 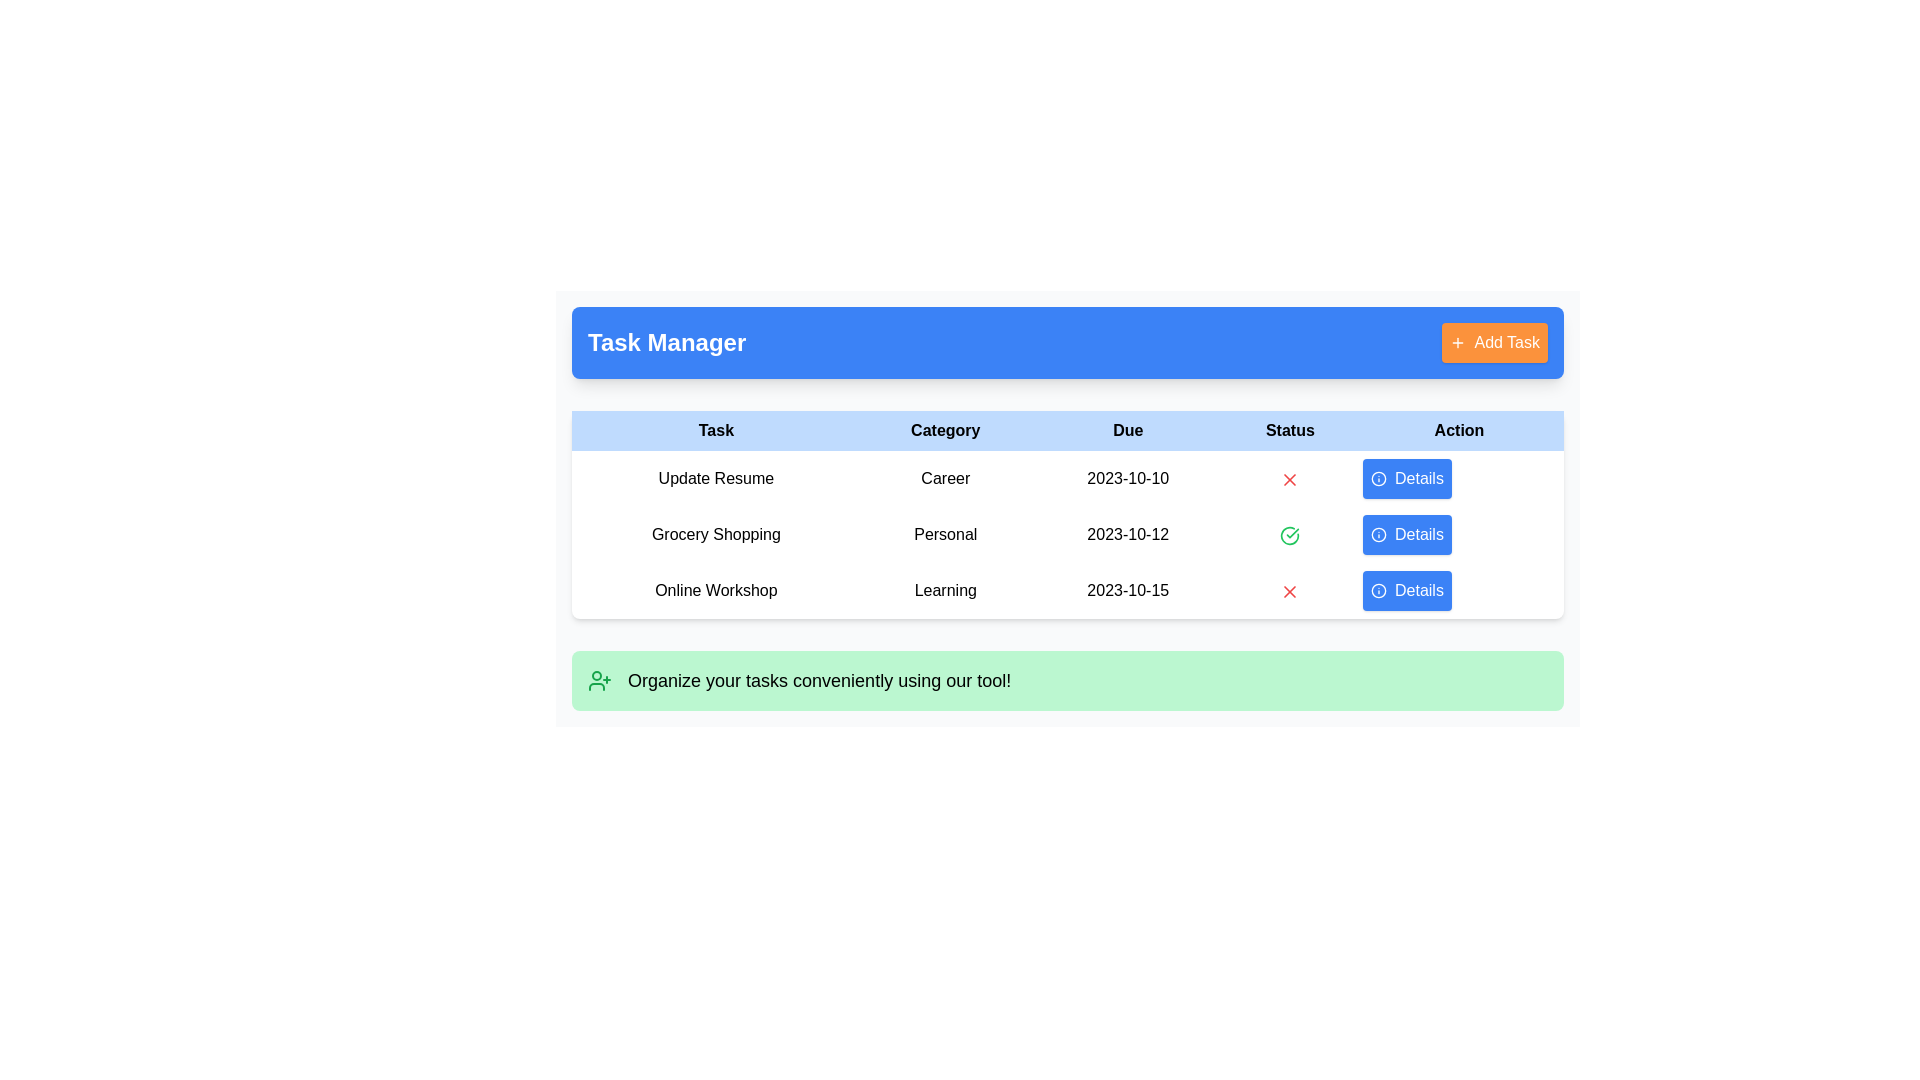 What do you see at coordinates (716, 430) in the screenshot?
I see `the 'Task' column header text label, which is the first item in a row of headers located in the top-left of the table section` at bounding box center [716, 430].